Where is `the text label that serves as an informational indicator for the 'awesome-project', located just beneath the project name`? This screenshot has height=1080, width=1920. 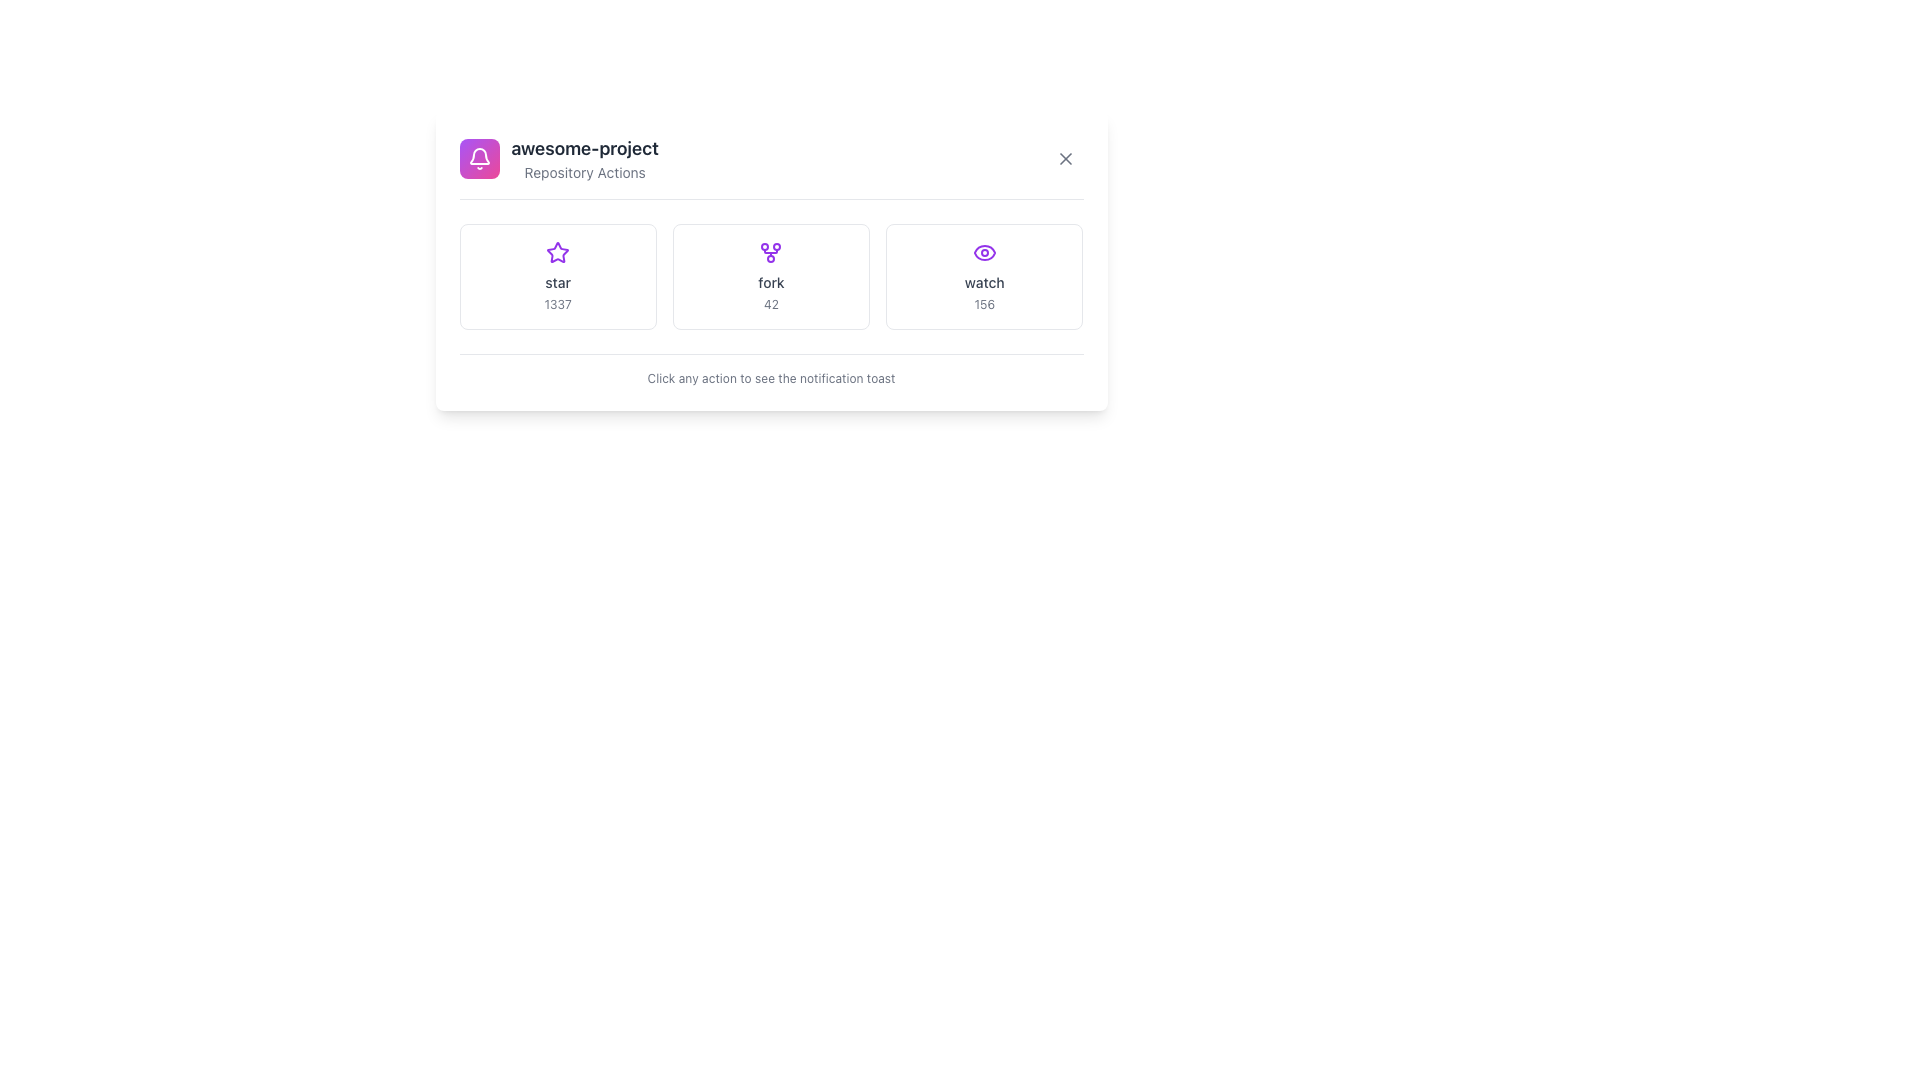
the text label that serves as an informational indicator for the 'awesome-project', located just beneath the project name is located at coordinates (584, 172).